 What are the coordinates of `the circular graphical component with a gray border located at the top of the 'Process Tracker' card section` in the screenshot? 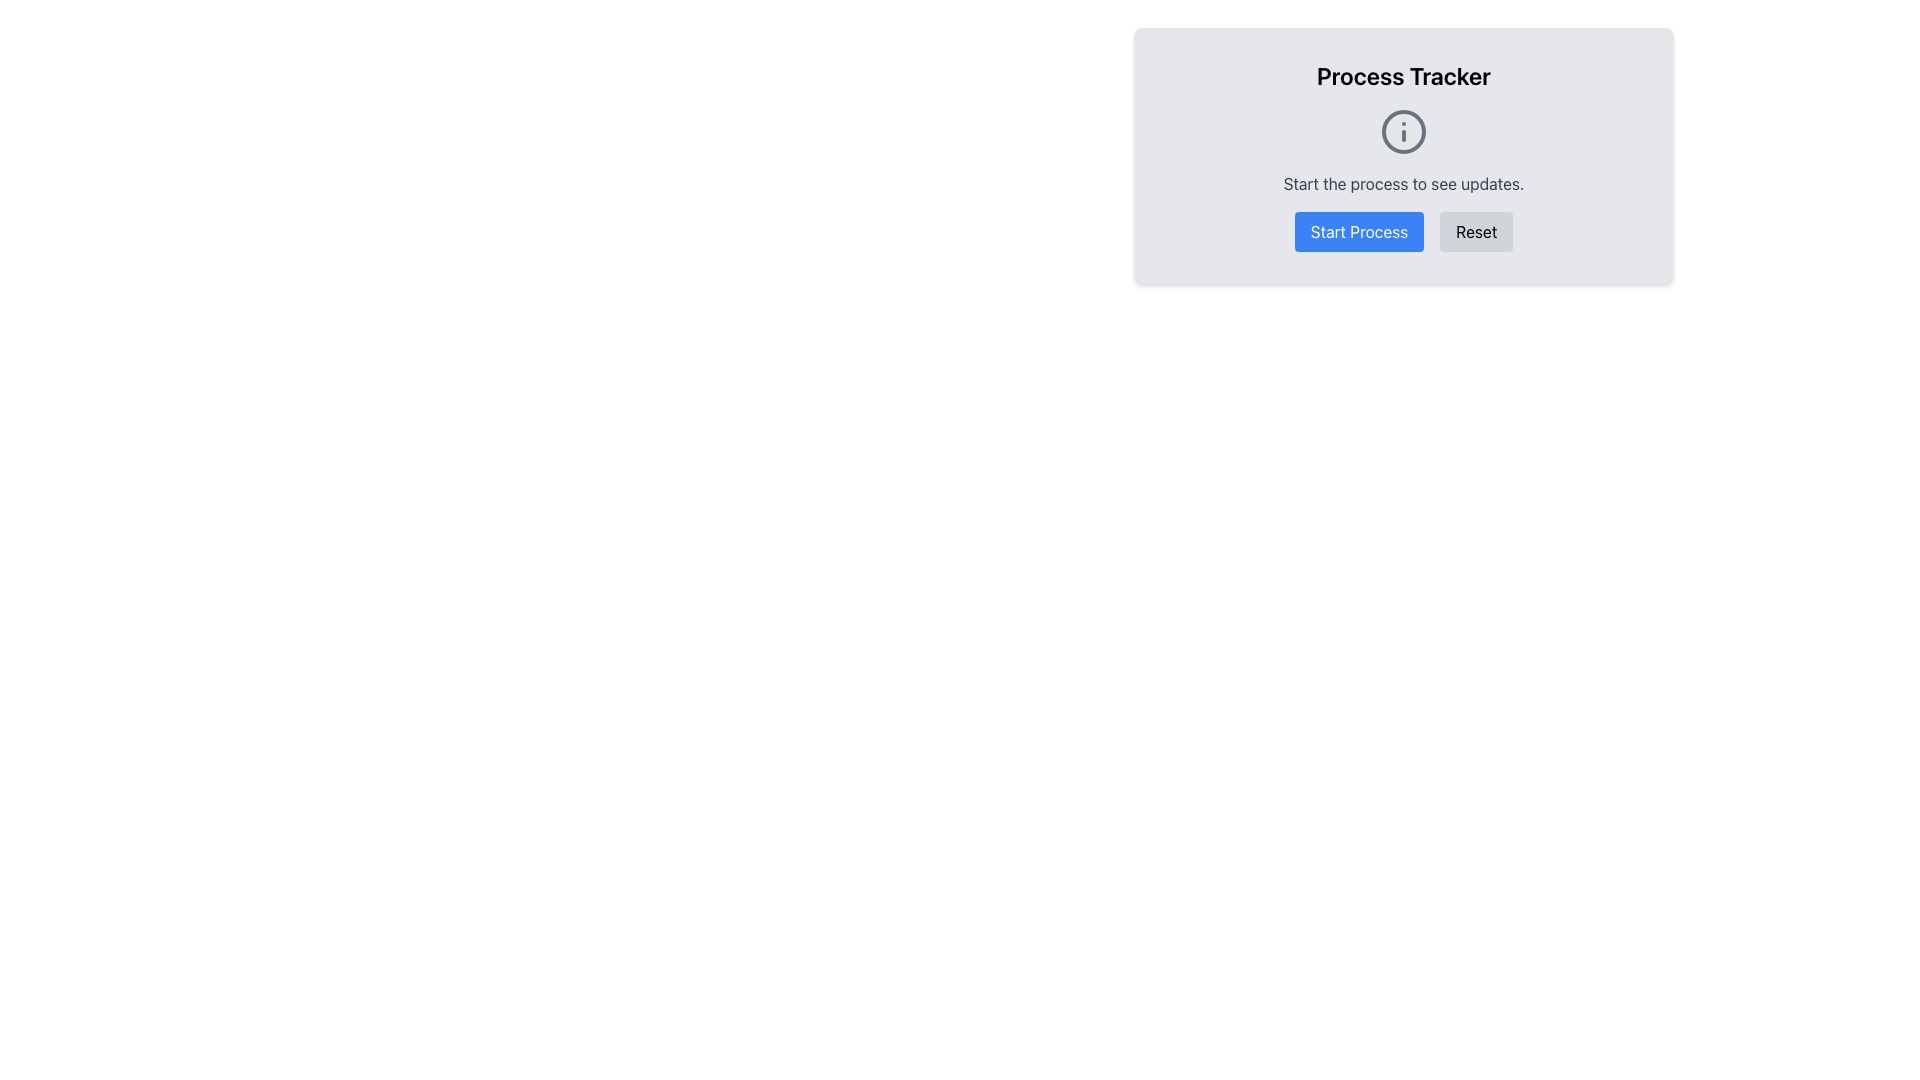 It's located at (1402, 131).